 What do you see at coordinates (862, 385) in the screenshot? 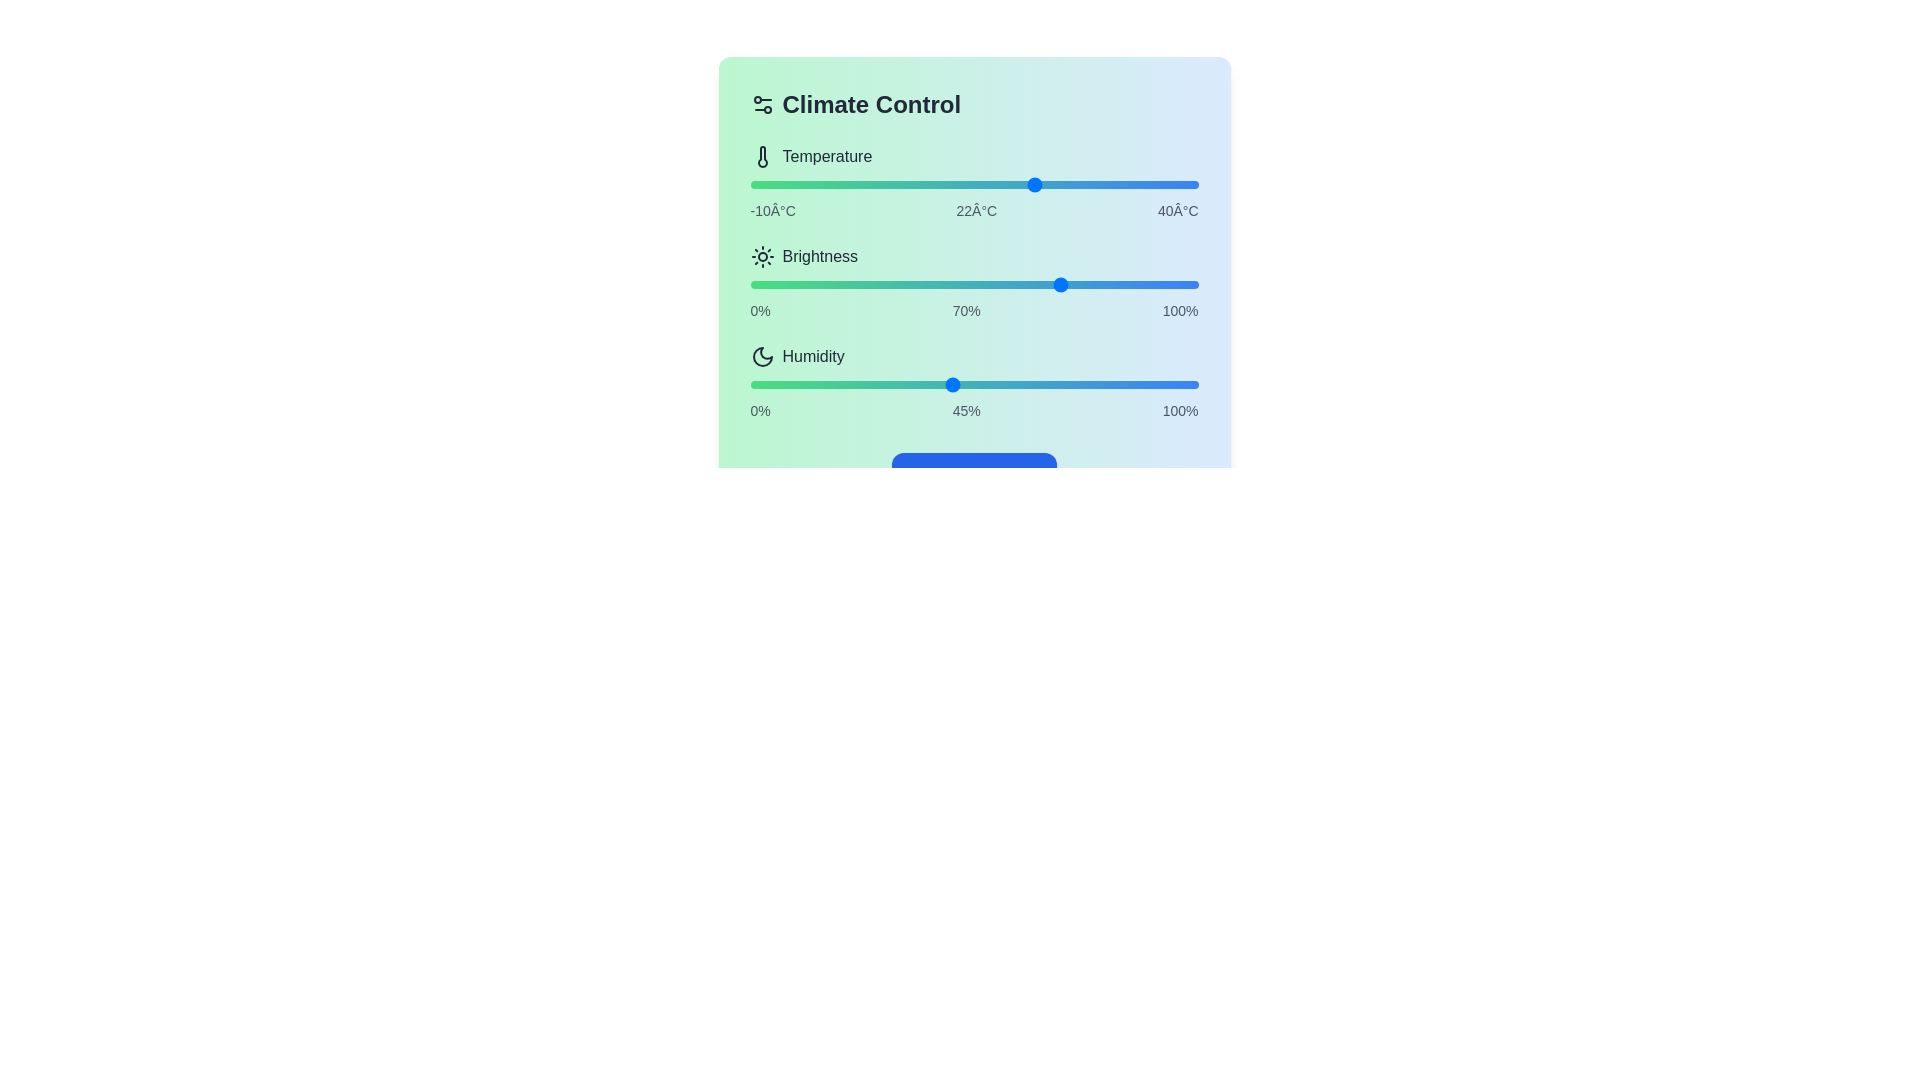
I see `the humidity` at bounding box center [862, 385].